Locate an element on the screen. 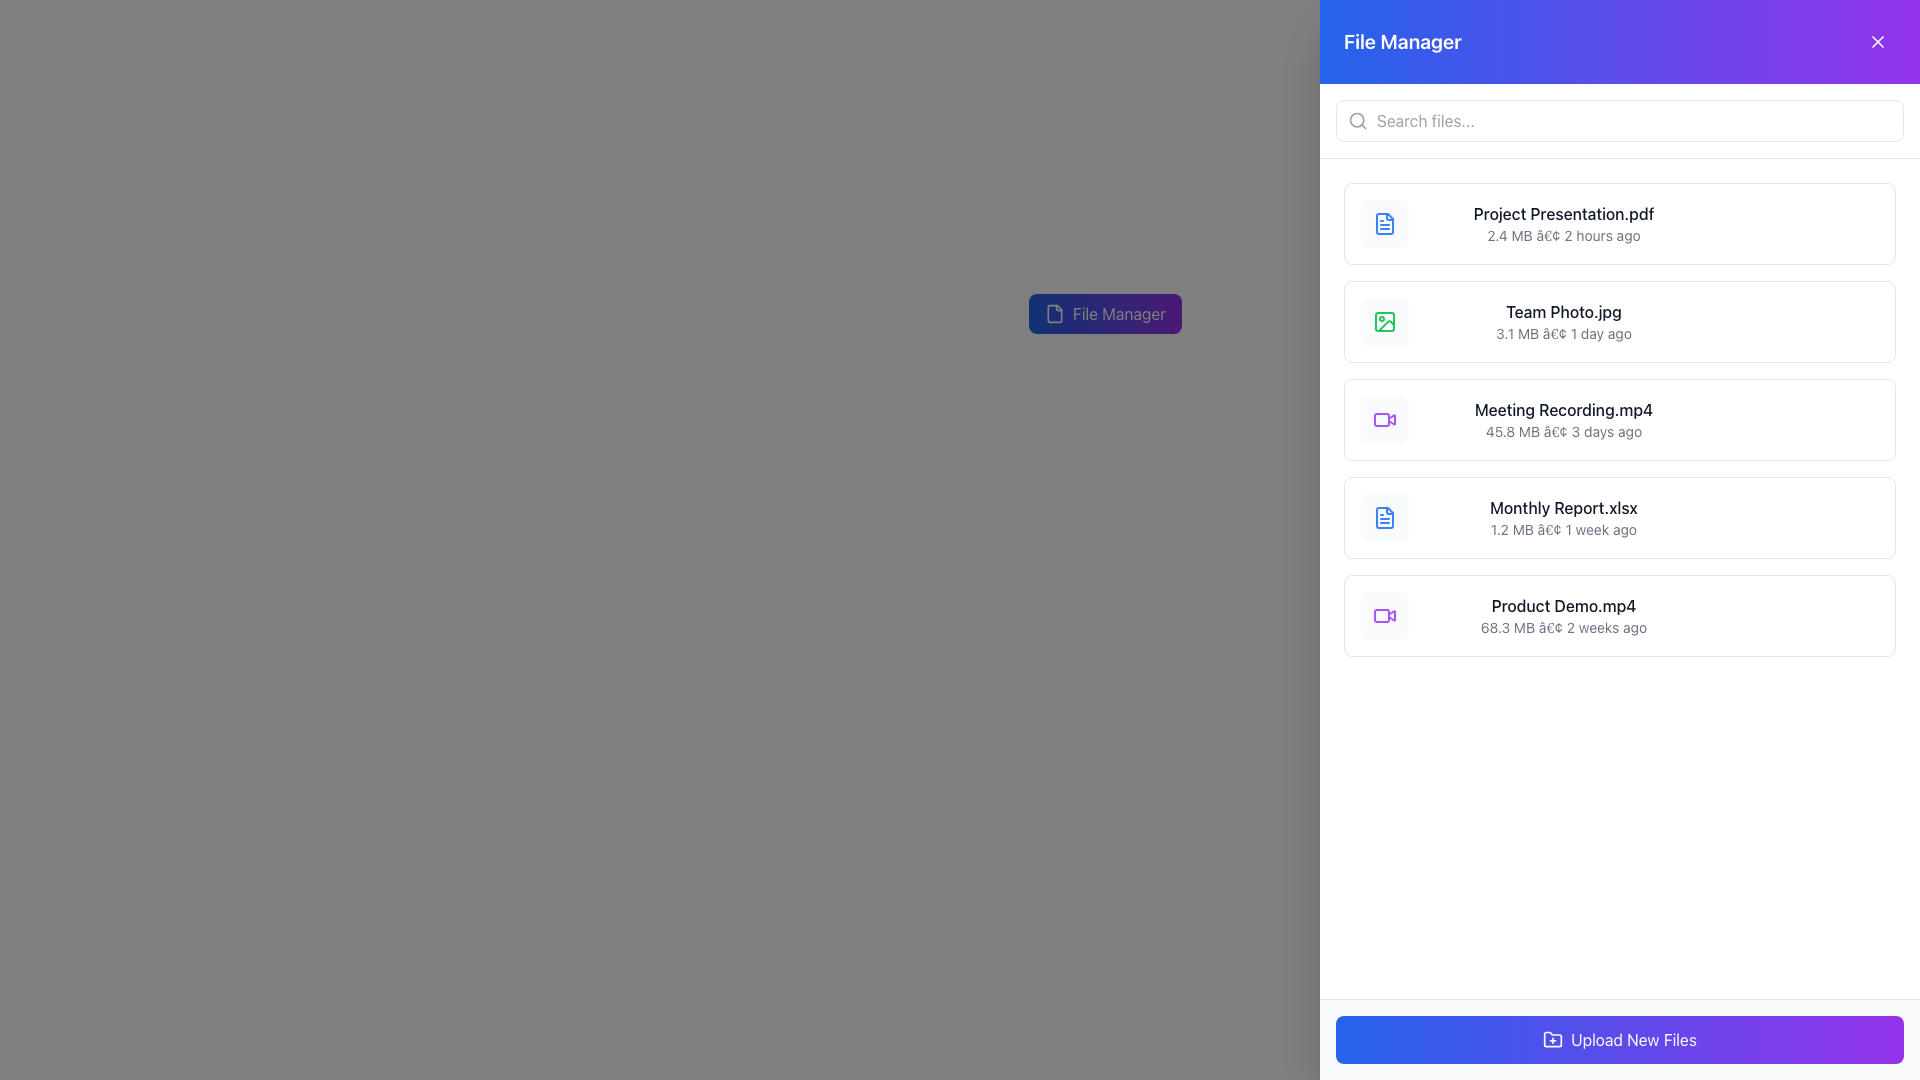 This screenshot has height=1080, width=1920. the delete button located to the right of the 'Monthly Report.xlsx' file name in the file list is located at coordinates (1819, 516).